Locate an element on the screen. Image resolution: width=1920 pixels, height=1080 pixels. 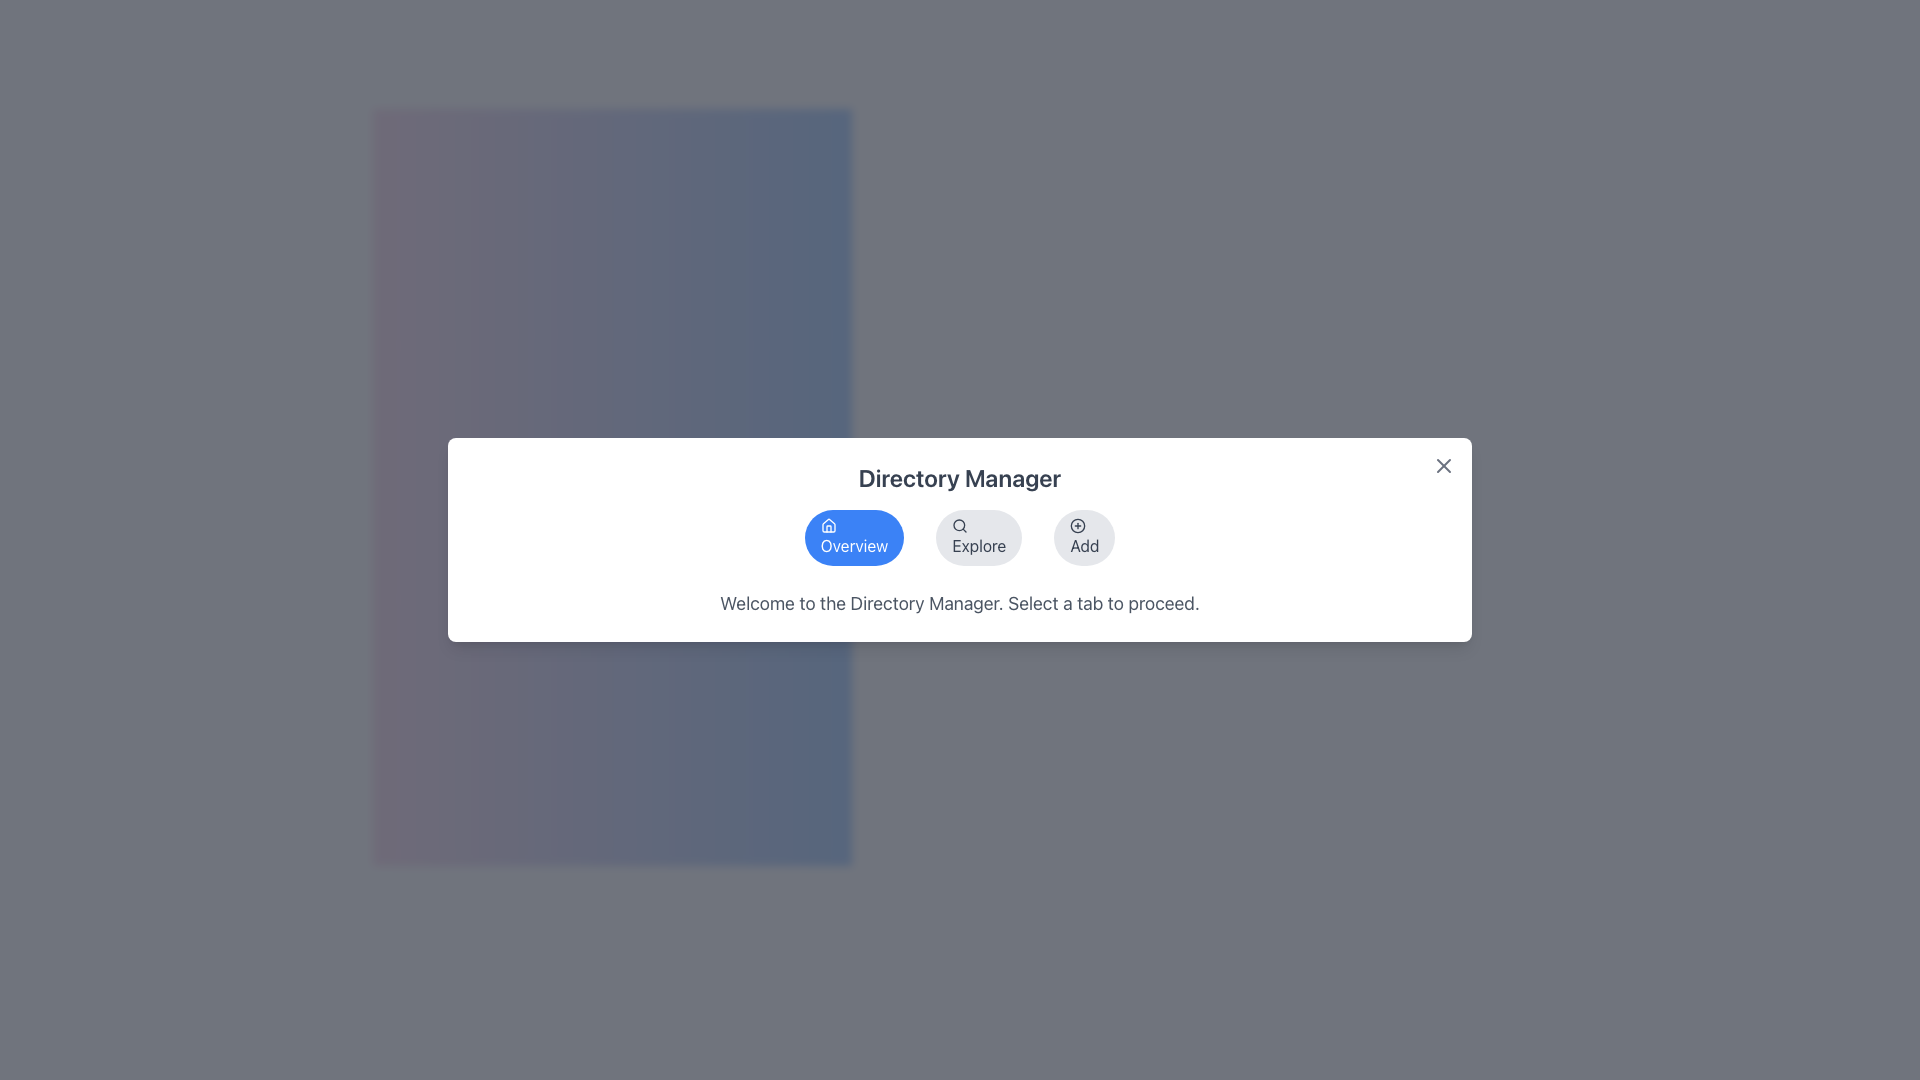
text label displaying 'Welcome to the Directory Manager. Select a tab to proceed.' located at the bottom of the dialog box is located at coordinates (960, 603).